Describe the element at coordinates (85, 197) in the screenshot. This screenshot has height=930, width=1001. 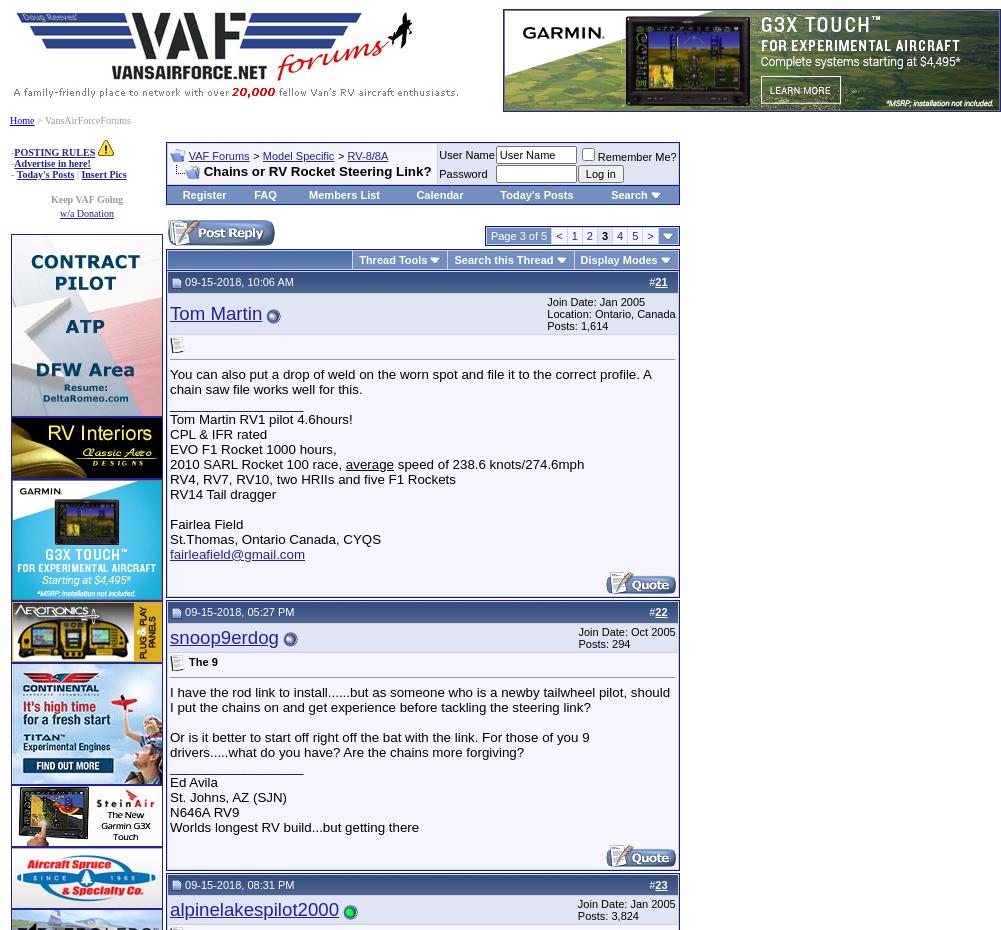
I see `'Keep VAF 
				Going'` at that location.